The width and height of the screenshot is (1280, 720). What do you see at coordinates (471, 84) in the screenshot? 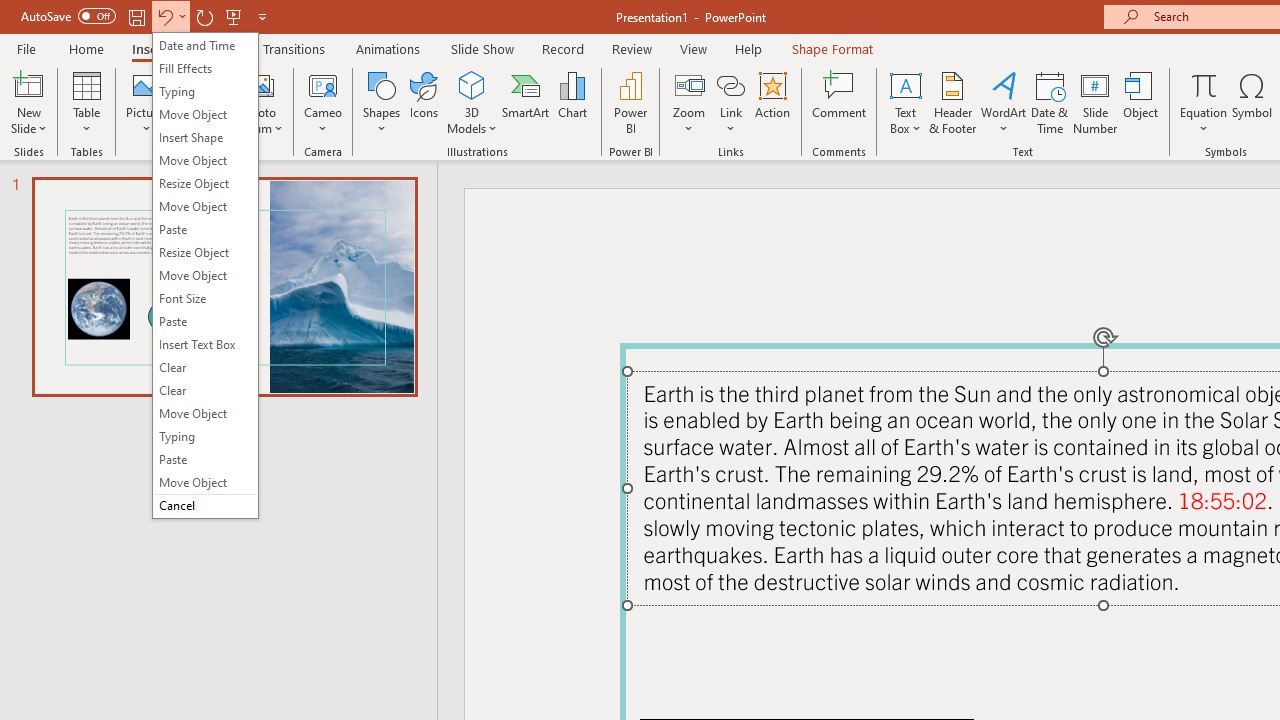
I see `'3D Models'` at bounding box center [471, 84].